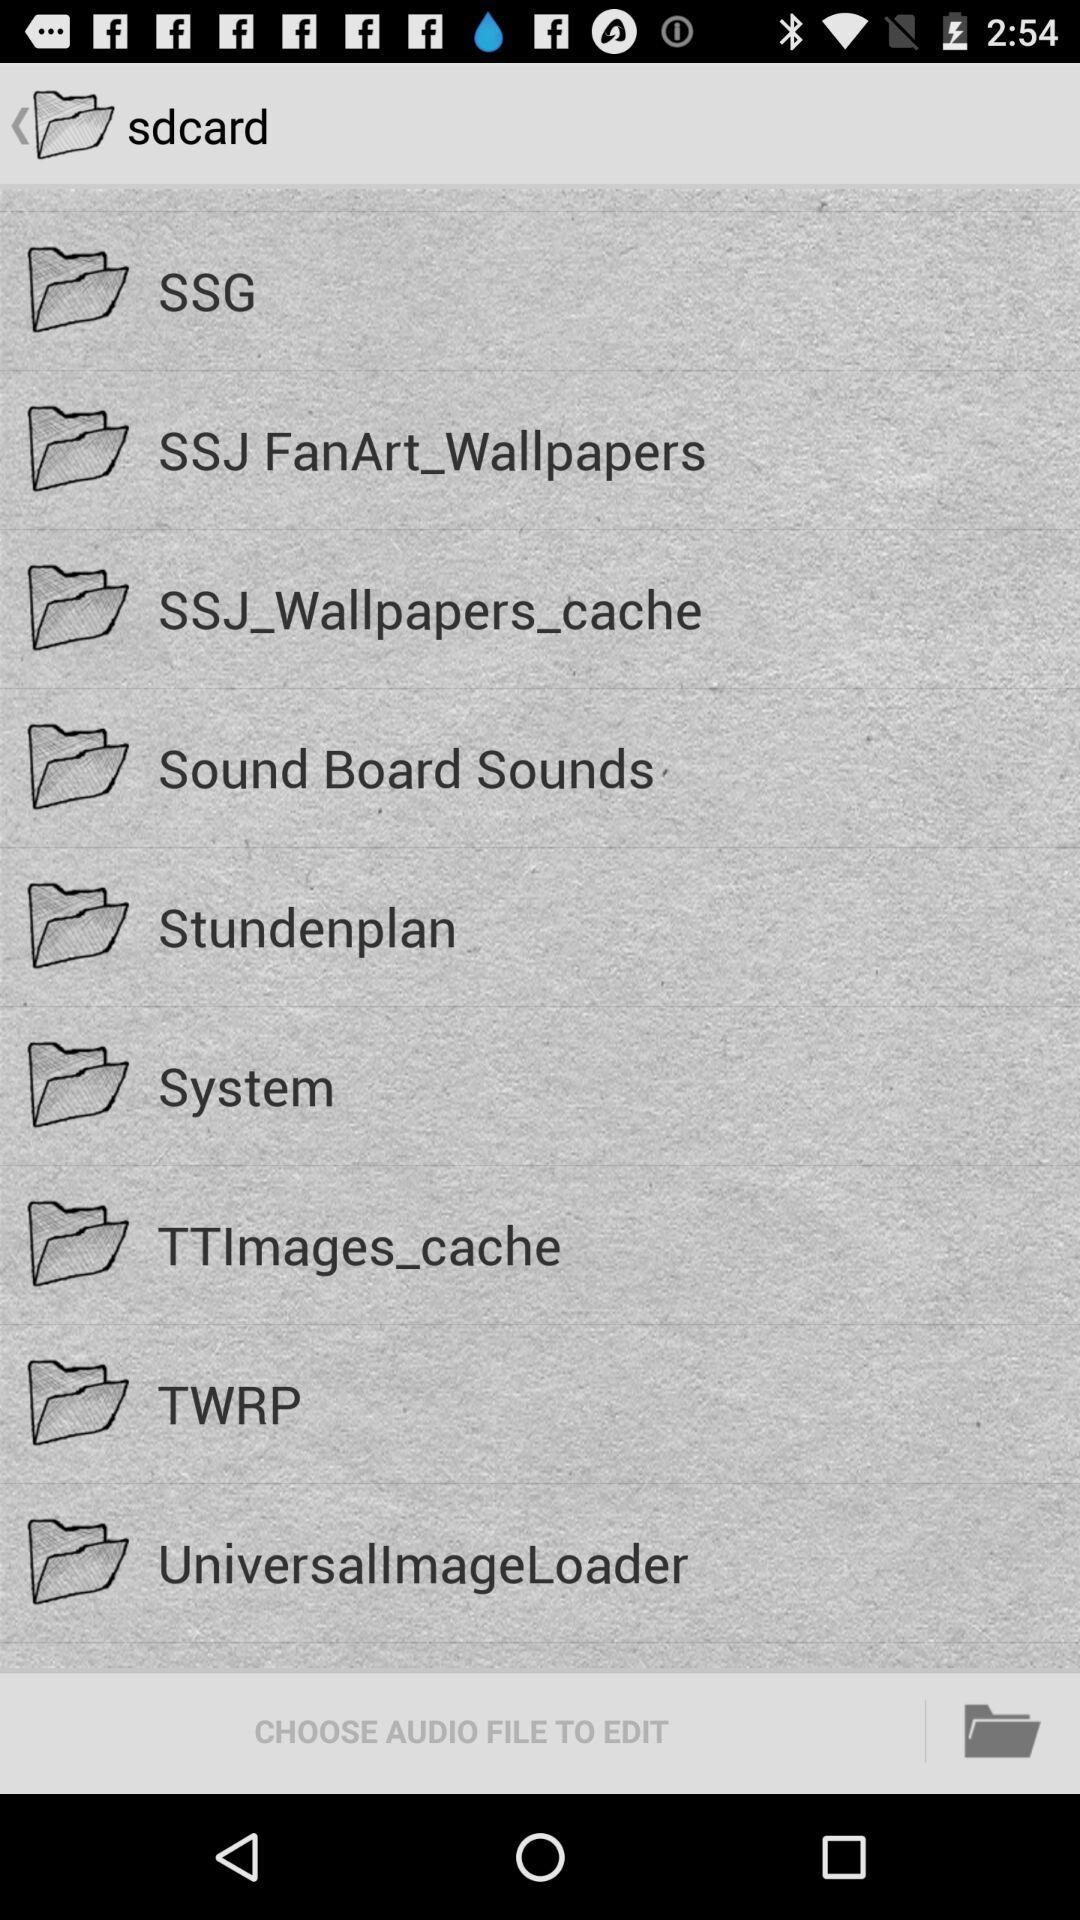 The height and width of the screenshot is (1920, 1080). Describe the element at coordinates (1003, 1730) in the screenshot. I see `item to the right of the choose audio file icon` at that location.